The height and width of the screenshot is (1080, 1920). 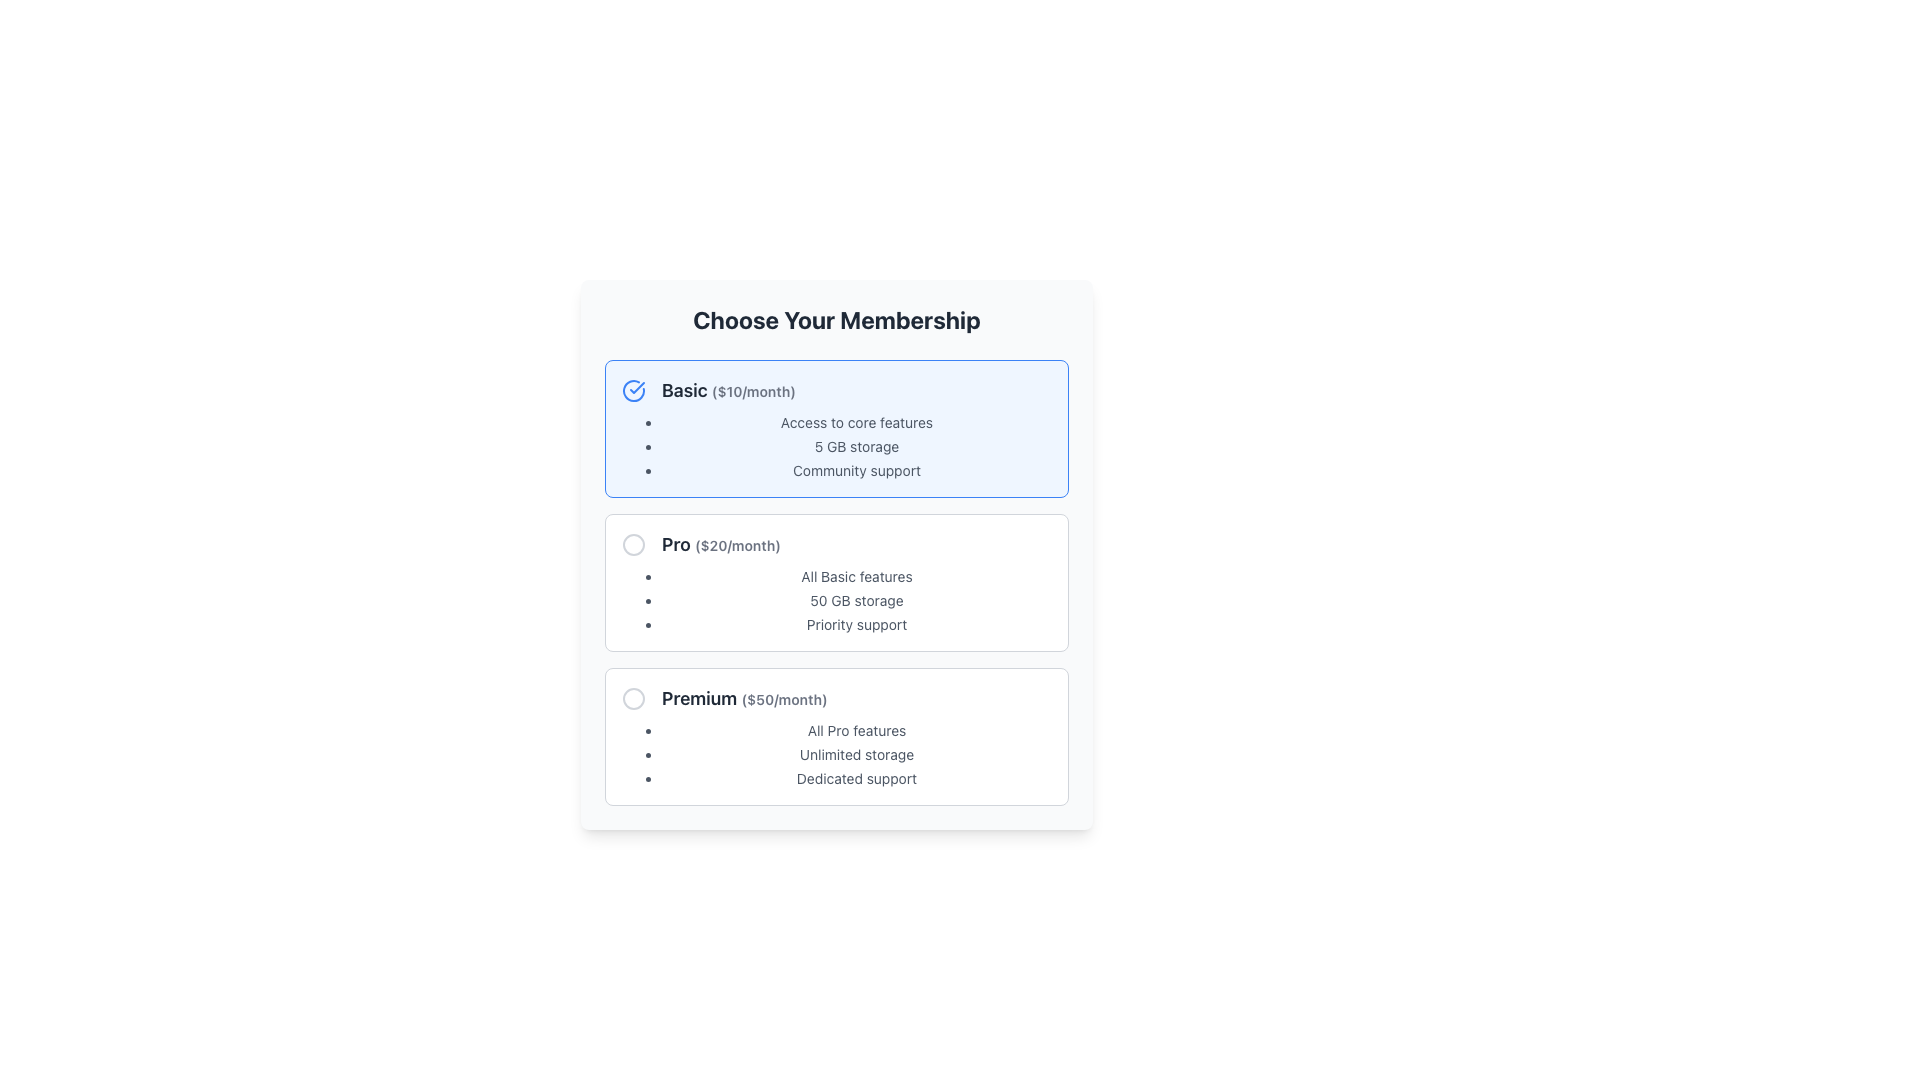 I want to click on the 'Premium' membership option text label, which is the third item in a vertical list below the 'Pro' membership option, indicating its name and price, so click(x=743, y=697).